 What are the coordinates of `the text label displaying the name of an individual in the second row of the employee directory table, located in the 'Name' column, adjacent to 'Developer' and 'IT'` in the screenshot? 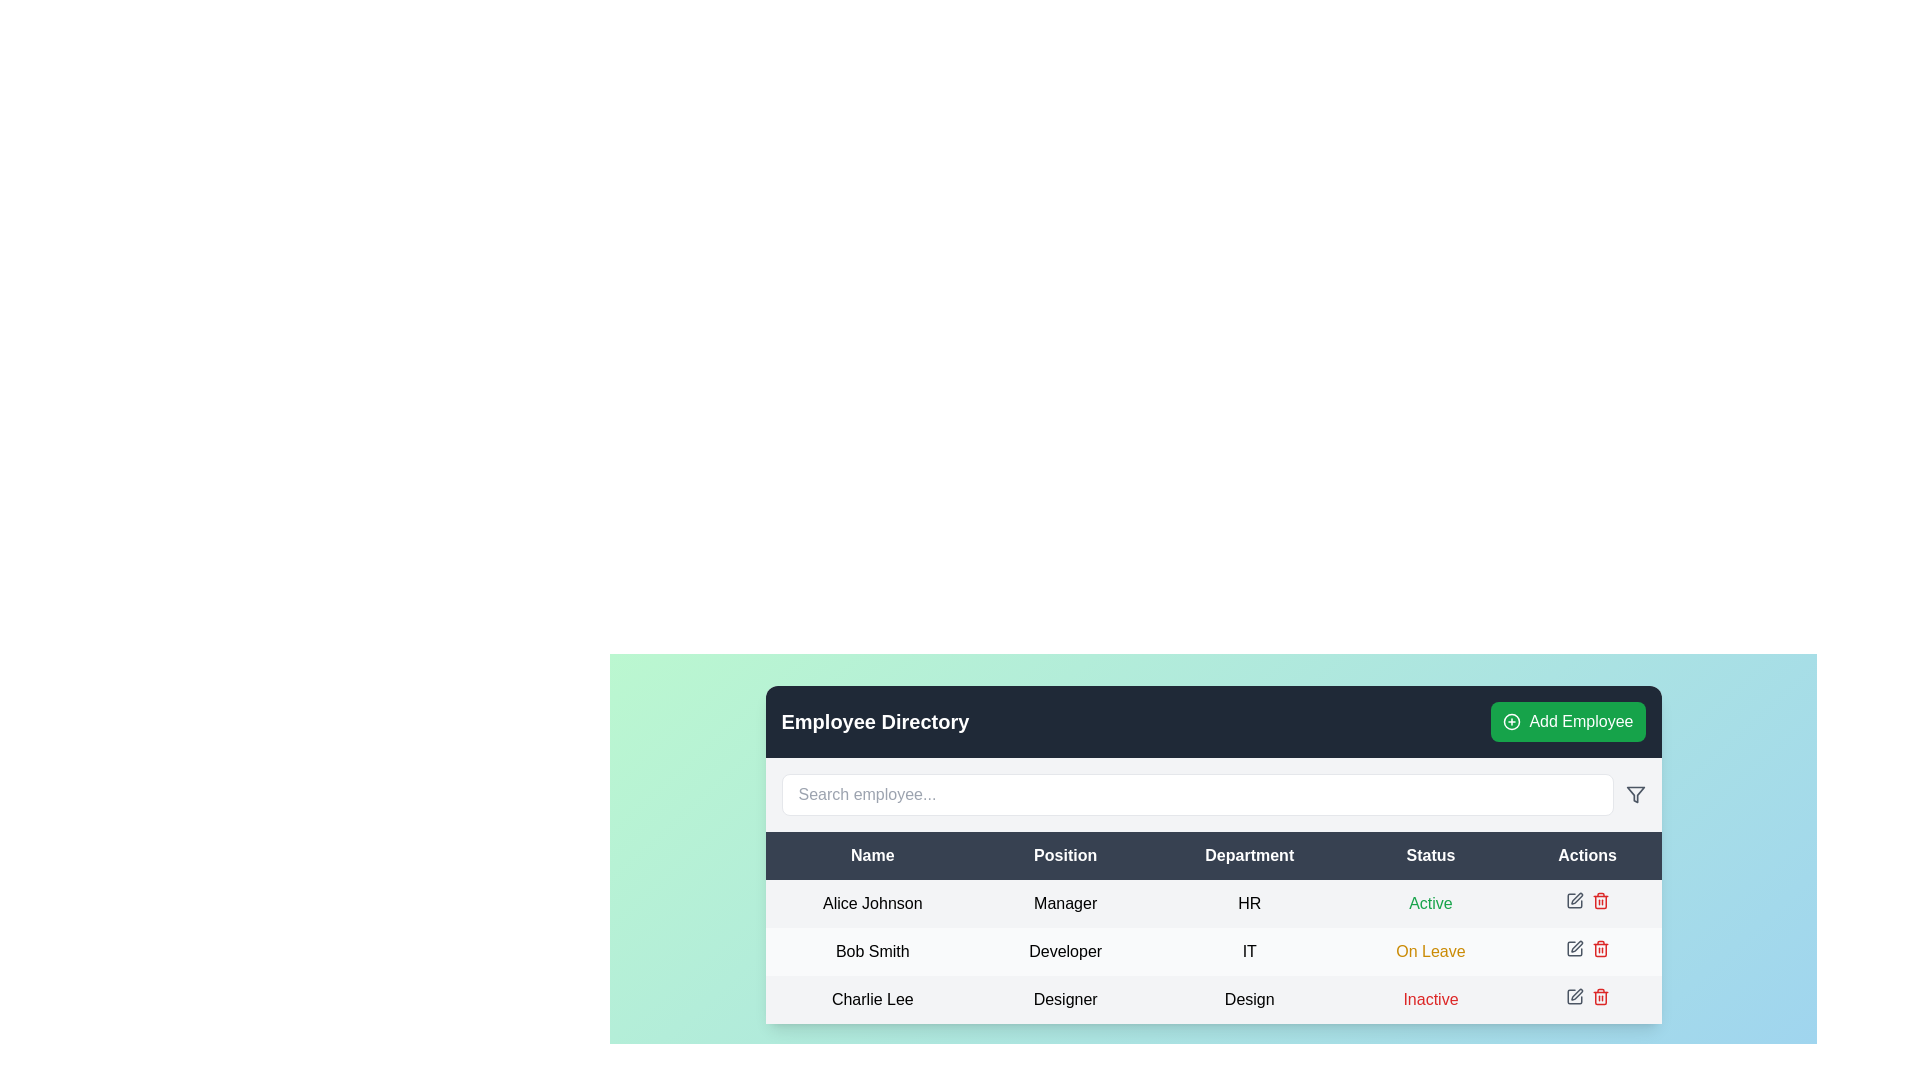 It's located at (872, 951).